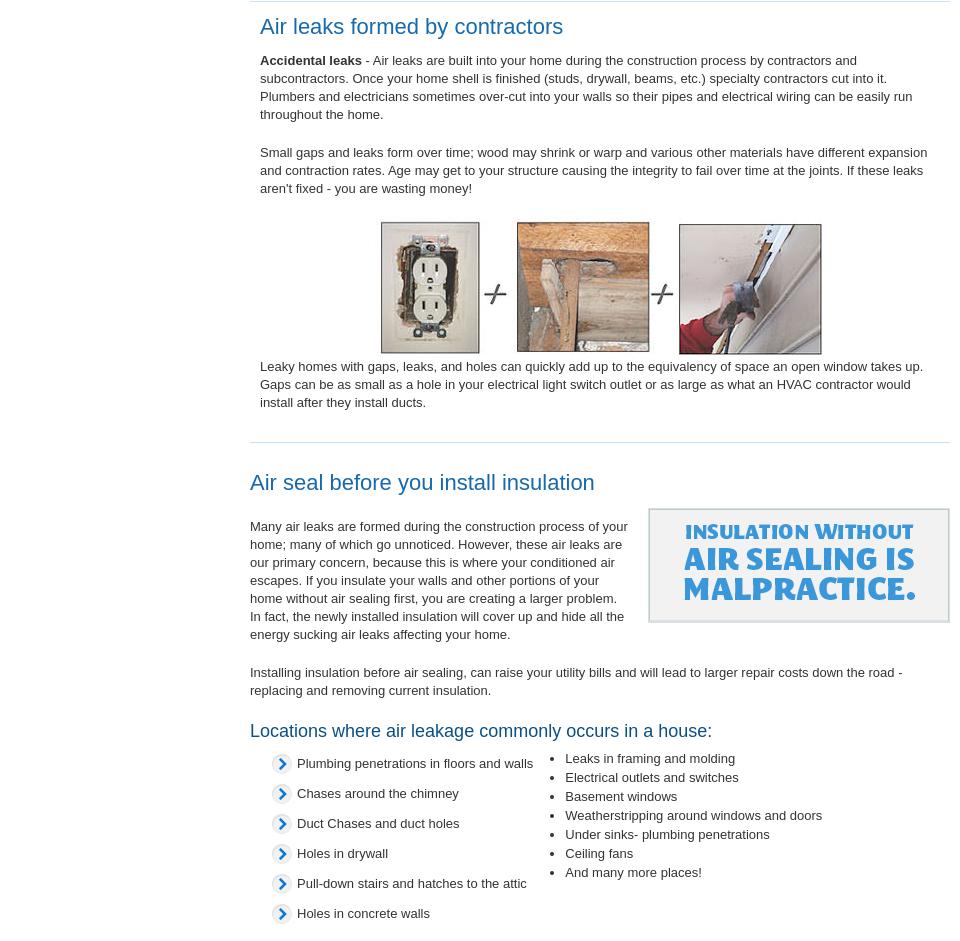 This screenshot has width=960, height=941. What do you see at coordinates (591, 384) in the screenshot?
I see `'Leaky homes with gaps, leaks, and holes can quickly add up to the equivalency of space an open window takes up. Gaps can be as small as a hole in your electrical light switch outlet or as large as what an HVAC contractor would install after they install ducts.'` at bounding box center [591, 384].